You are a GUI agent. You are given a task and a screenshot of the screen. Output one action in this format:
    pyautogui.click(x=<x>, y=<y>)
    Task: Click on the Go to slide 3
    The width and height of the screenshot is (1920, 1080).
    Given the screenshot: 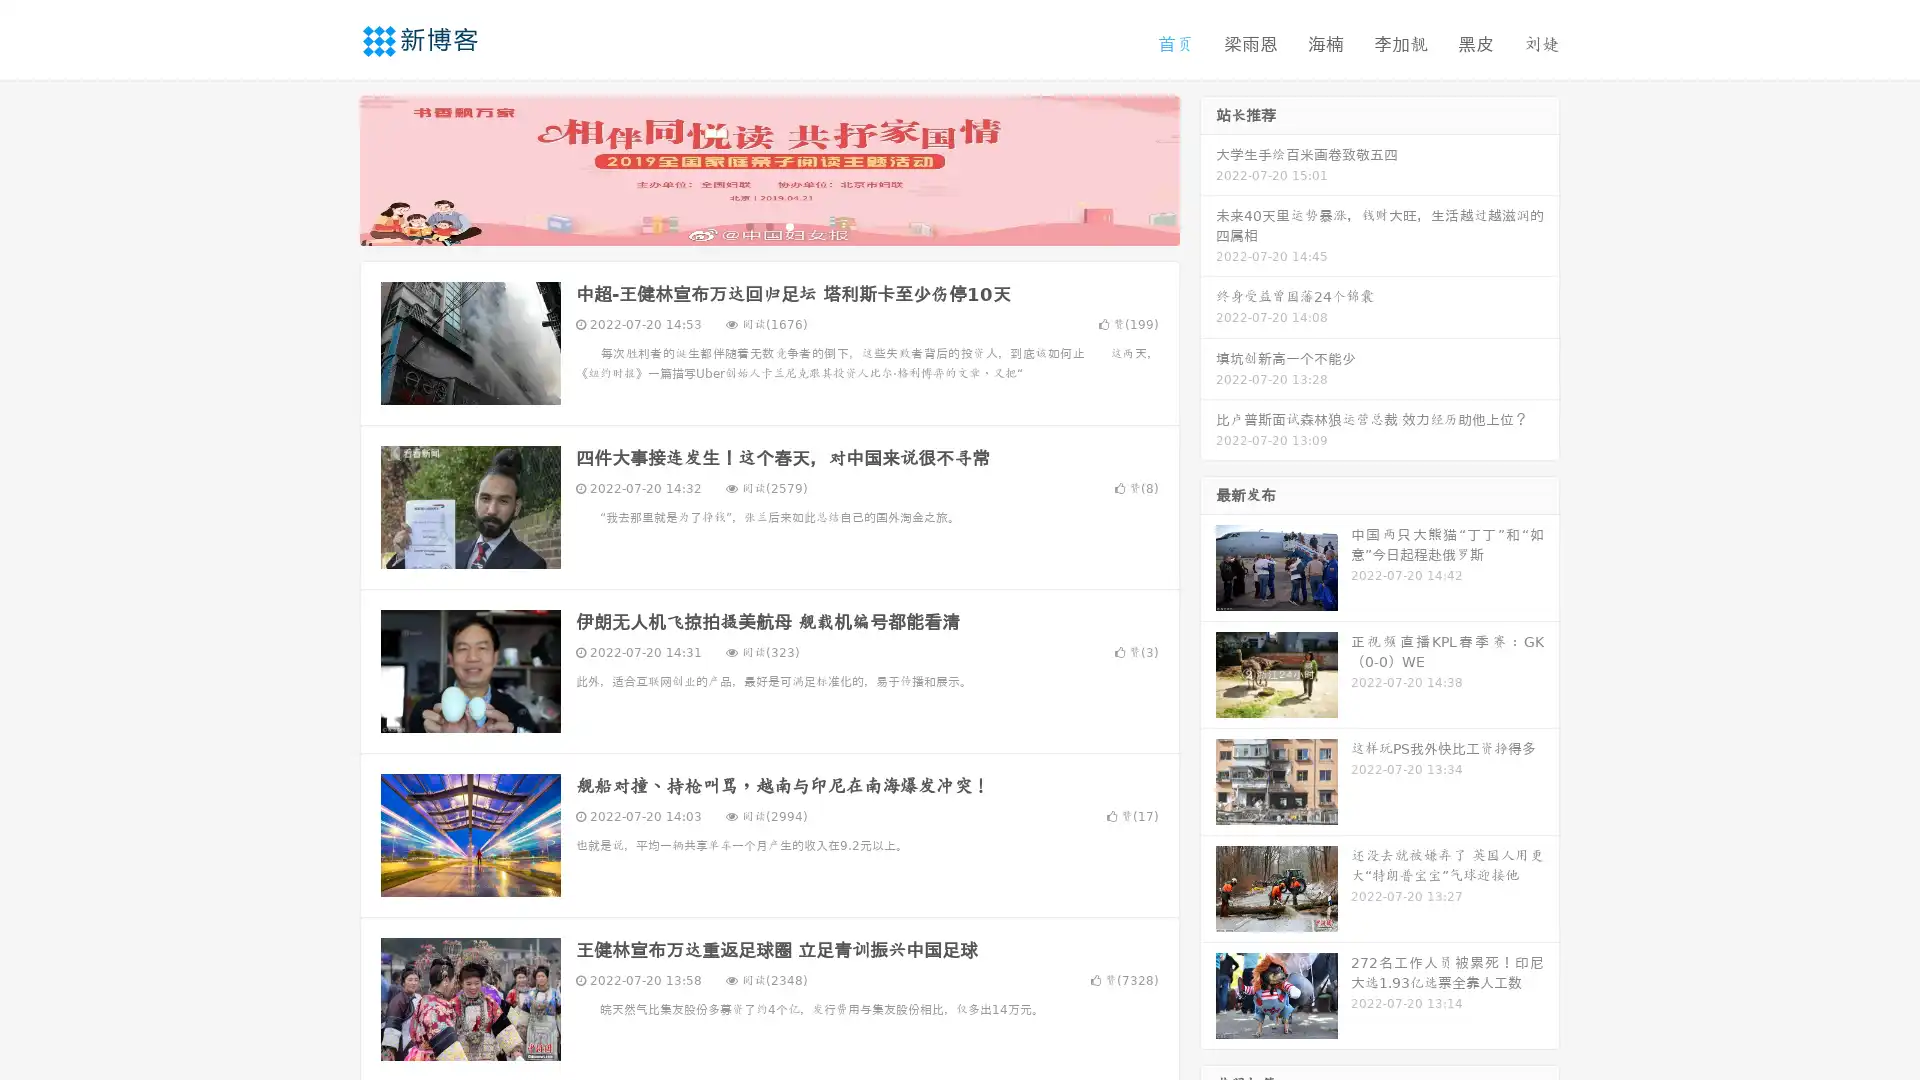 What is the action you would take?
    pyautogui.click(x=789, y=225)
    